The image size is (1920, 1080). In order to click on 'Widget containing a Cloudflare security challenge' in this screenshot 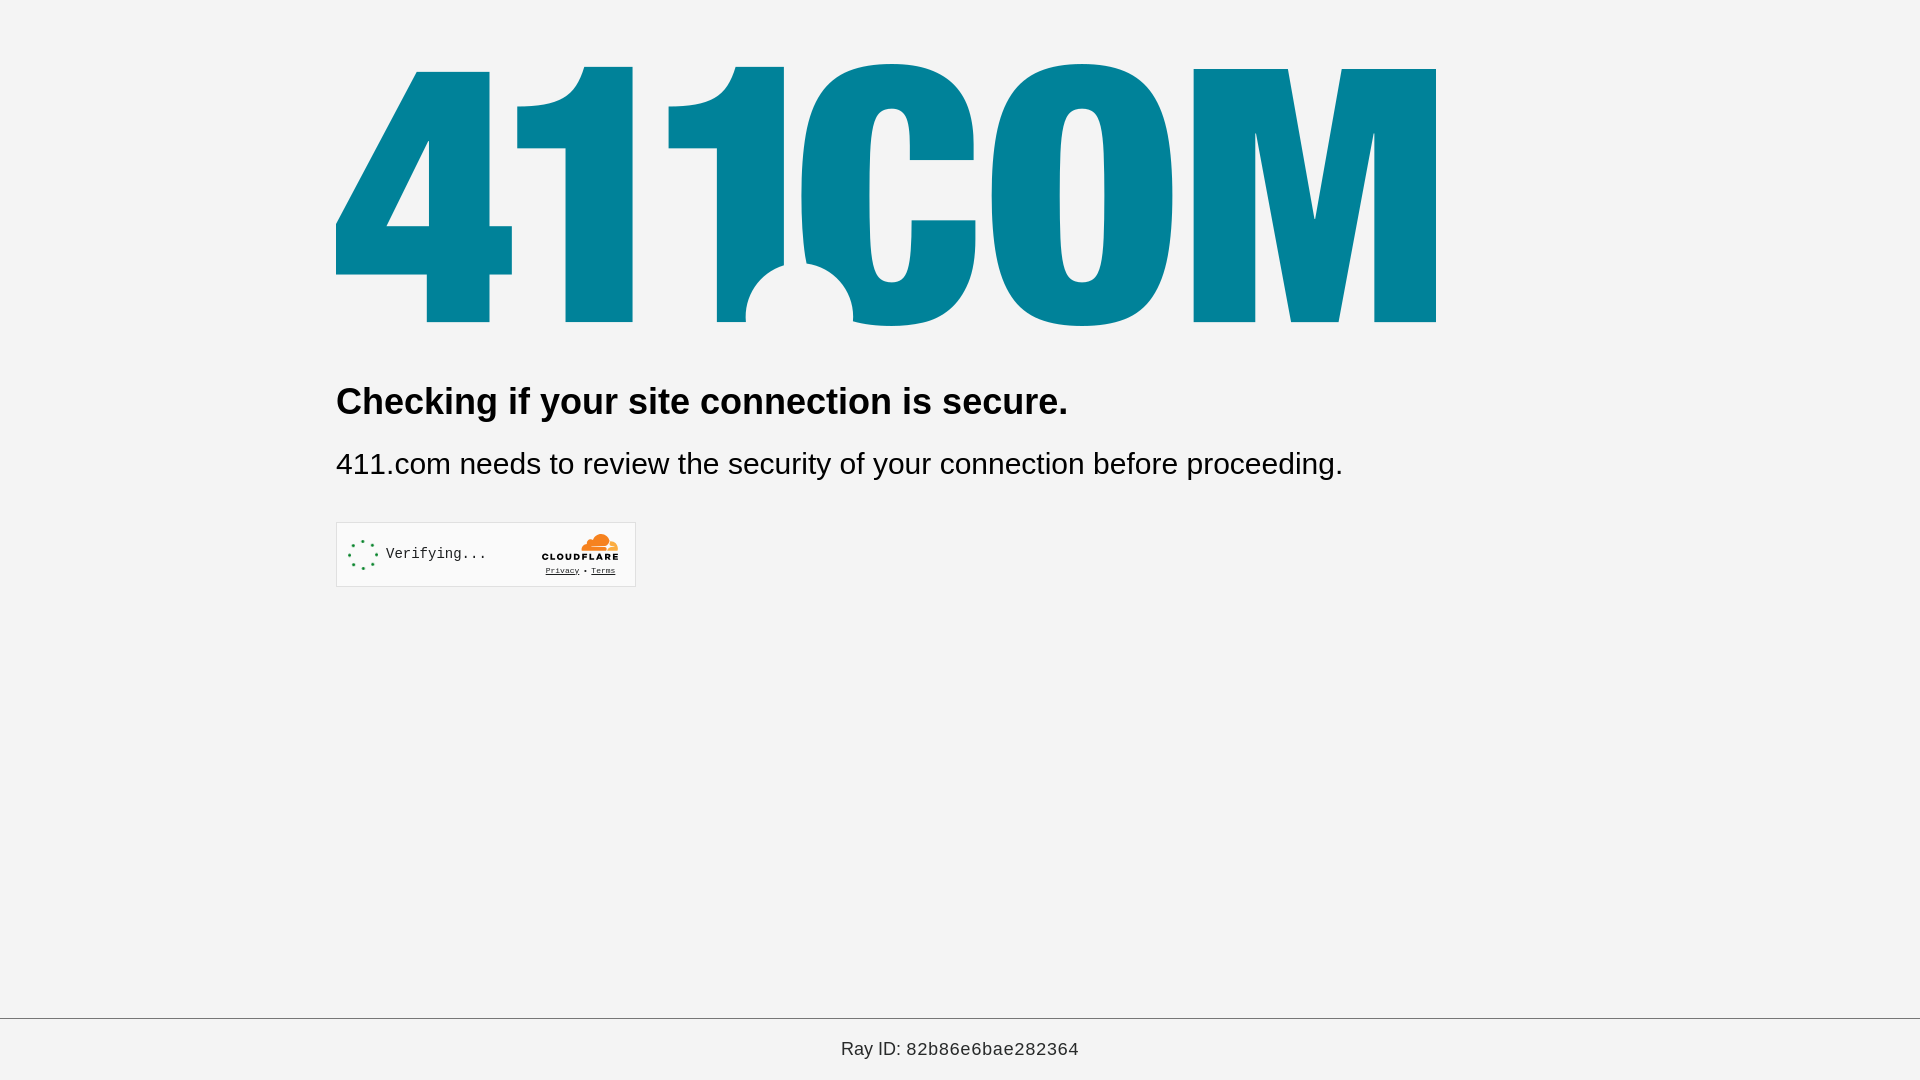, I will do `click(485, 554)`.